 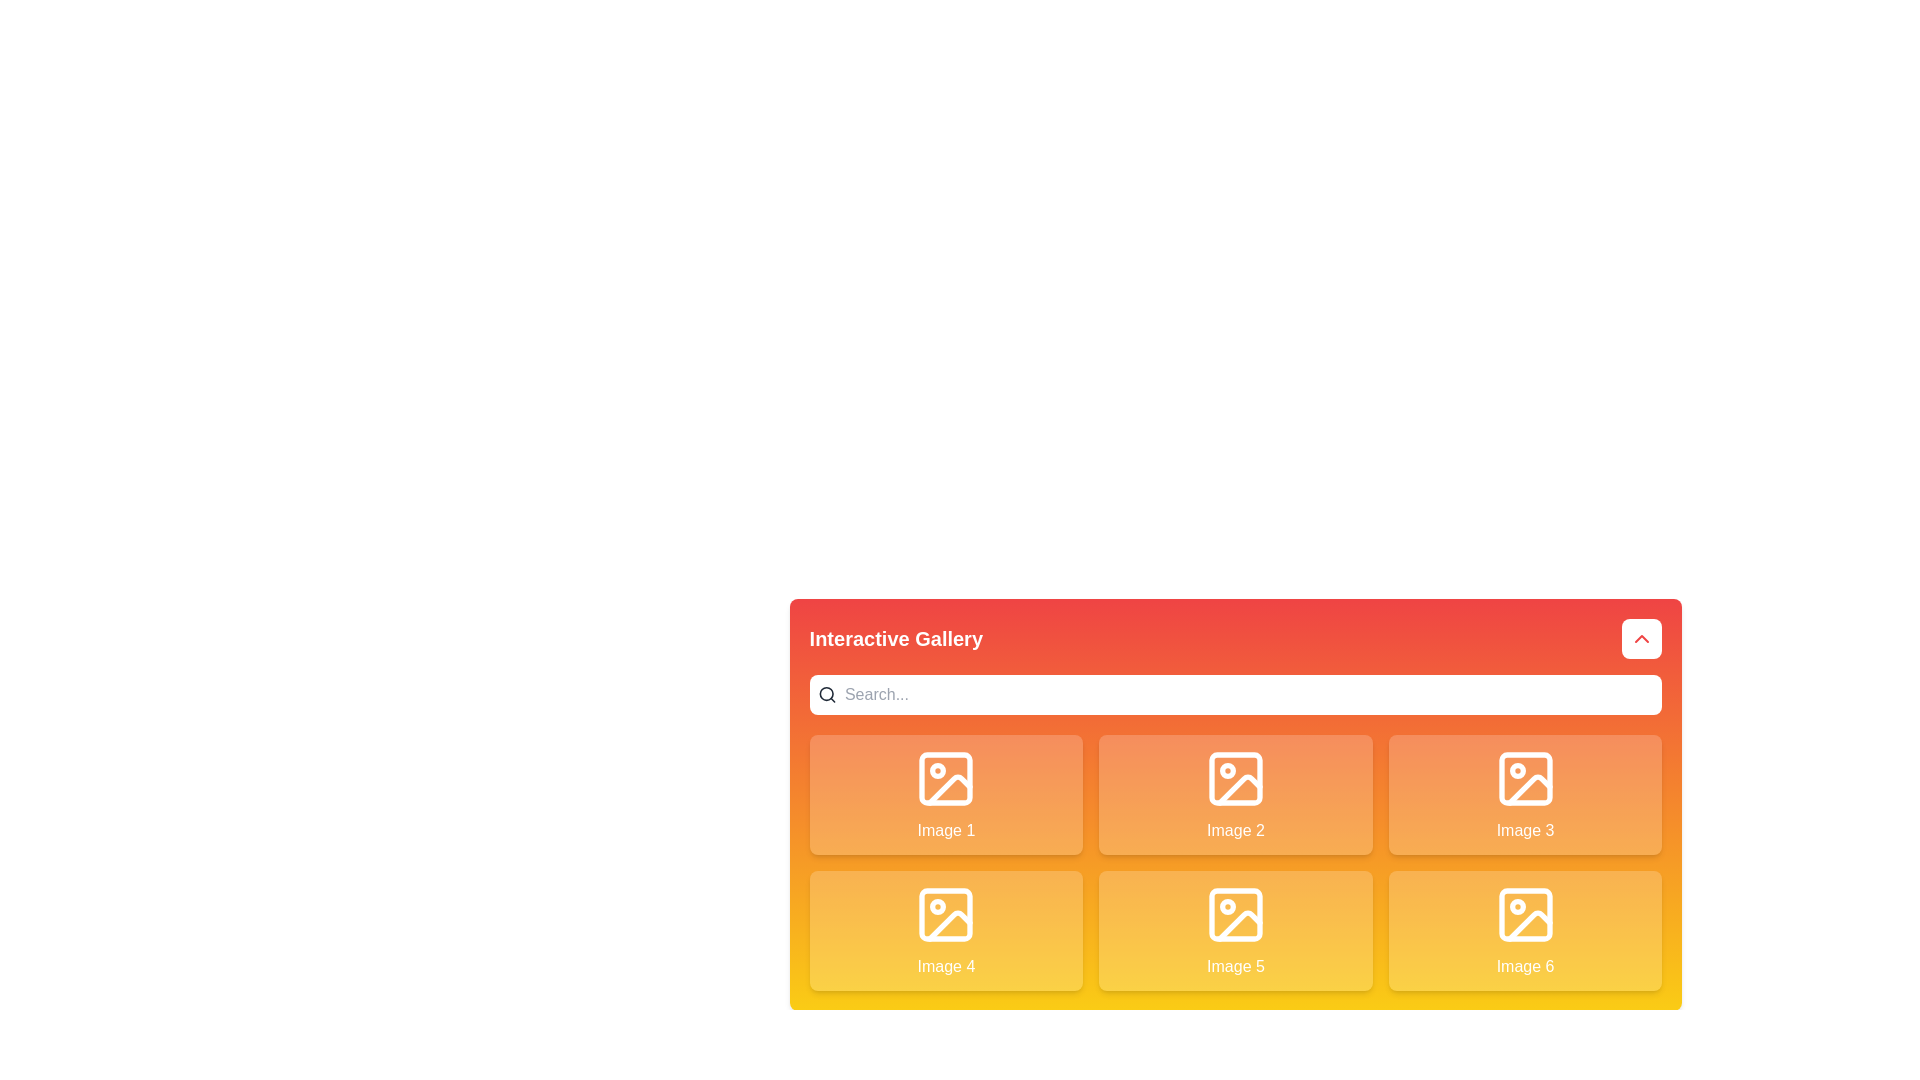 I want to click on text of the header titled 'Interactive Gallery', which is a bold white text on a red gradient background, positioned at the top left of the interface, so click(x=895, y=639).